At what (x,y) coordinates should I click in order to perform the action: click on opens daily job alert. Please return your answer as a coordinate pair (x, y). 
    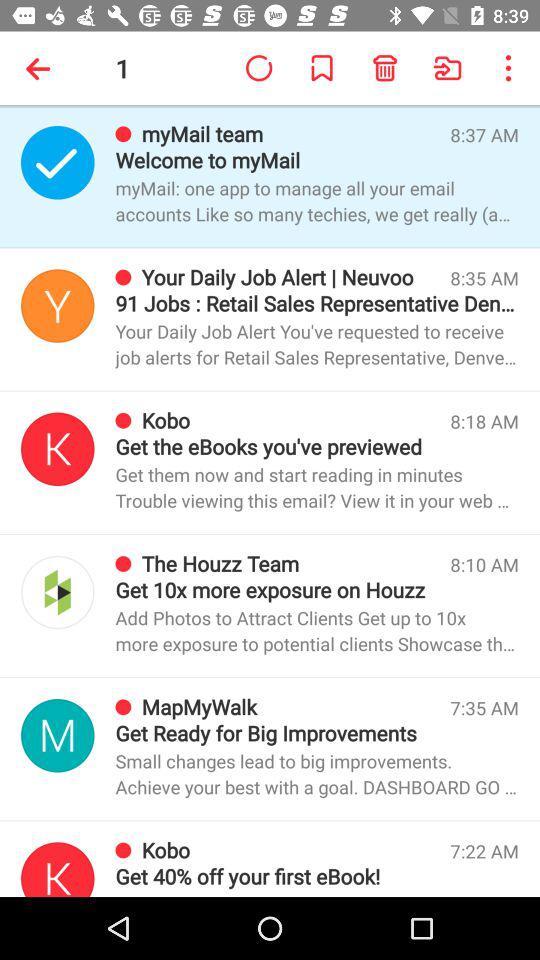
    Looking at the image, I should click on (57, 305).